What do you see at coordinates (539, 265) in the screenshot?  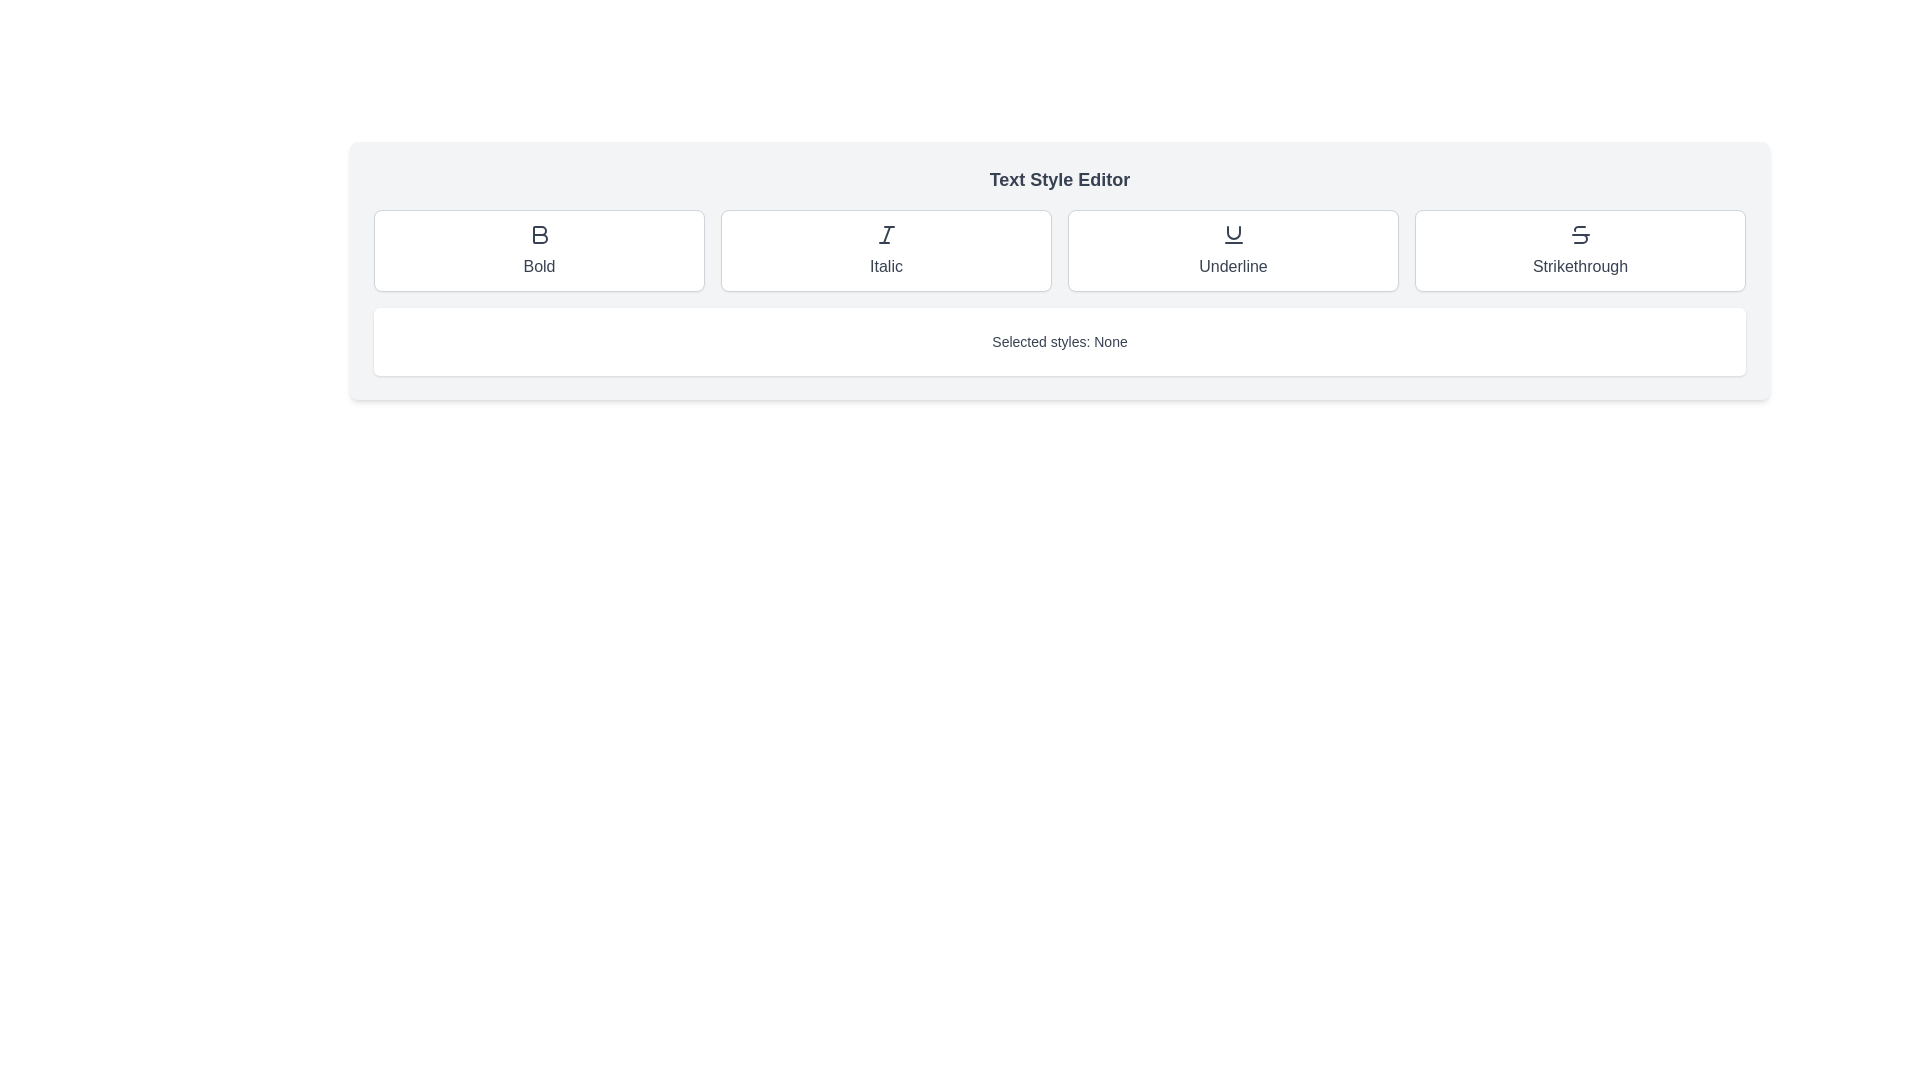 I see `the text label displaying the word 'Bold', which is located below a bold text icon in the first position of a horizontal group of text formatting buttons` at bounding box center [539, 265].